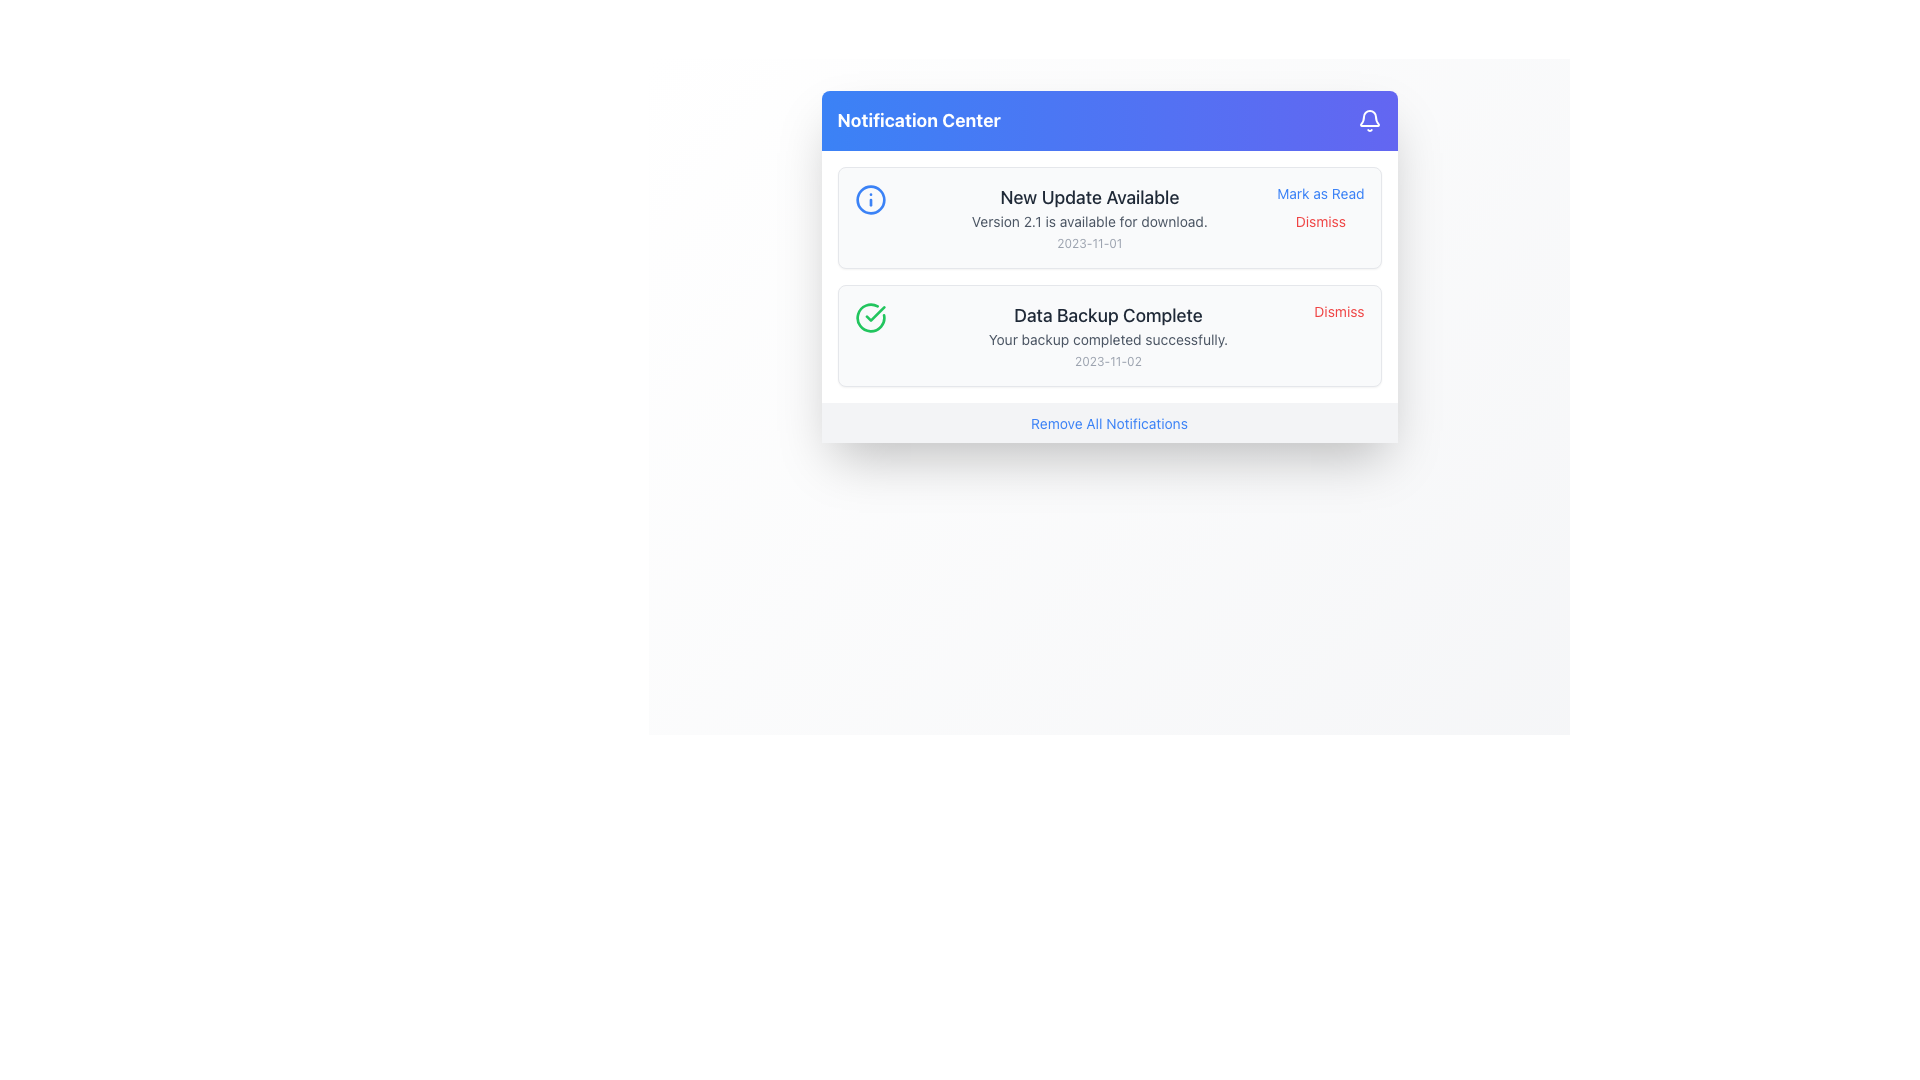 Image resolution: width=1920 pixels, height=1080 pixels. I want to click on the circular blue outlined information icon located to the left of the 'New Update Available' text in the notification center's card layout, so click(870, 200).